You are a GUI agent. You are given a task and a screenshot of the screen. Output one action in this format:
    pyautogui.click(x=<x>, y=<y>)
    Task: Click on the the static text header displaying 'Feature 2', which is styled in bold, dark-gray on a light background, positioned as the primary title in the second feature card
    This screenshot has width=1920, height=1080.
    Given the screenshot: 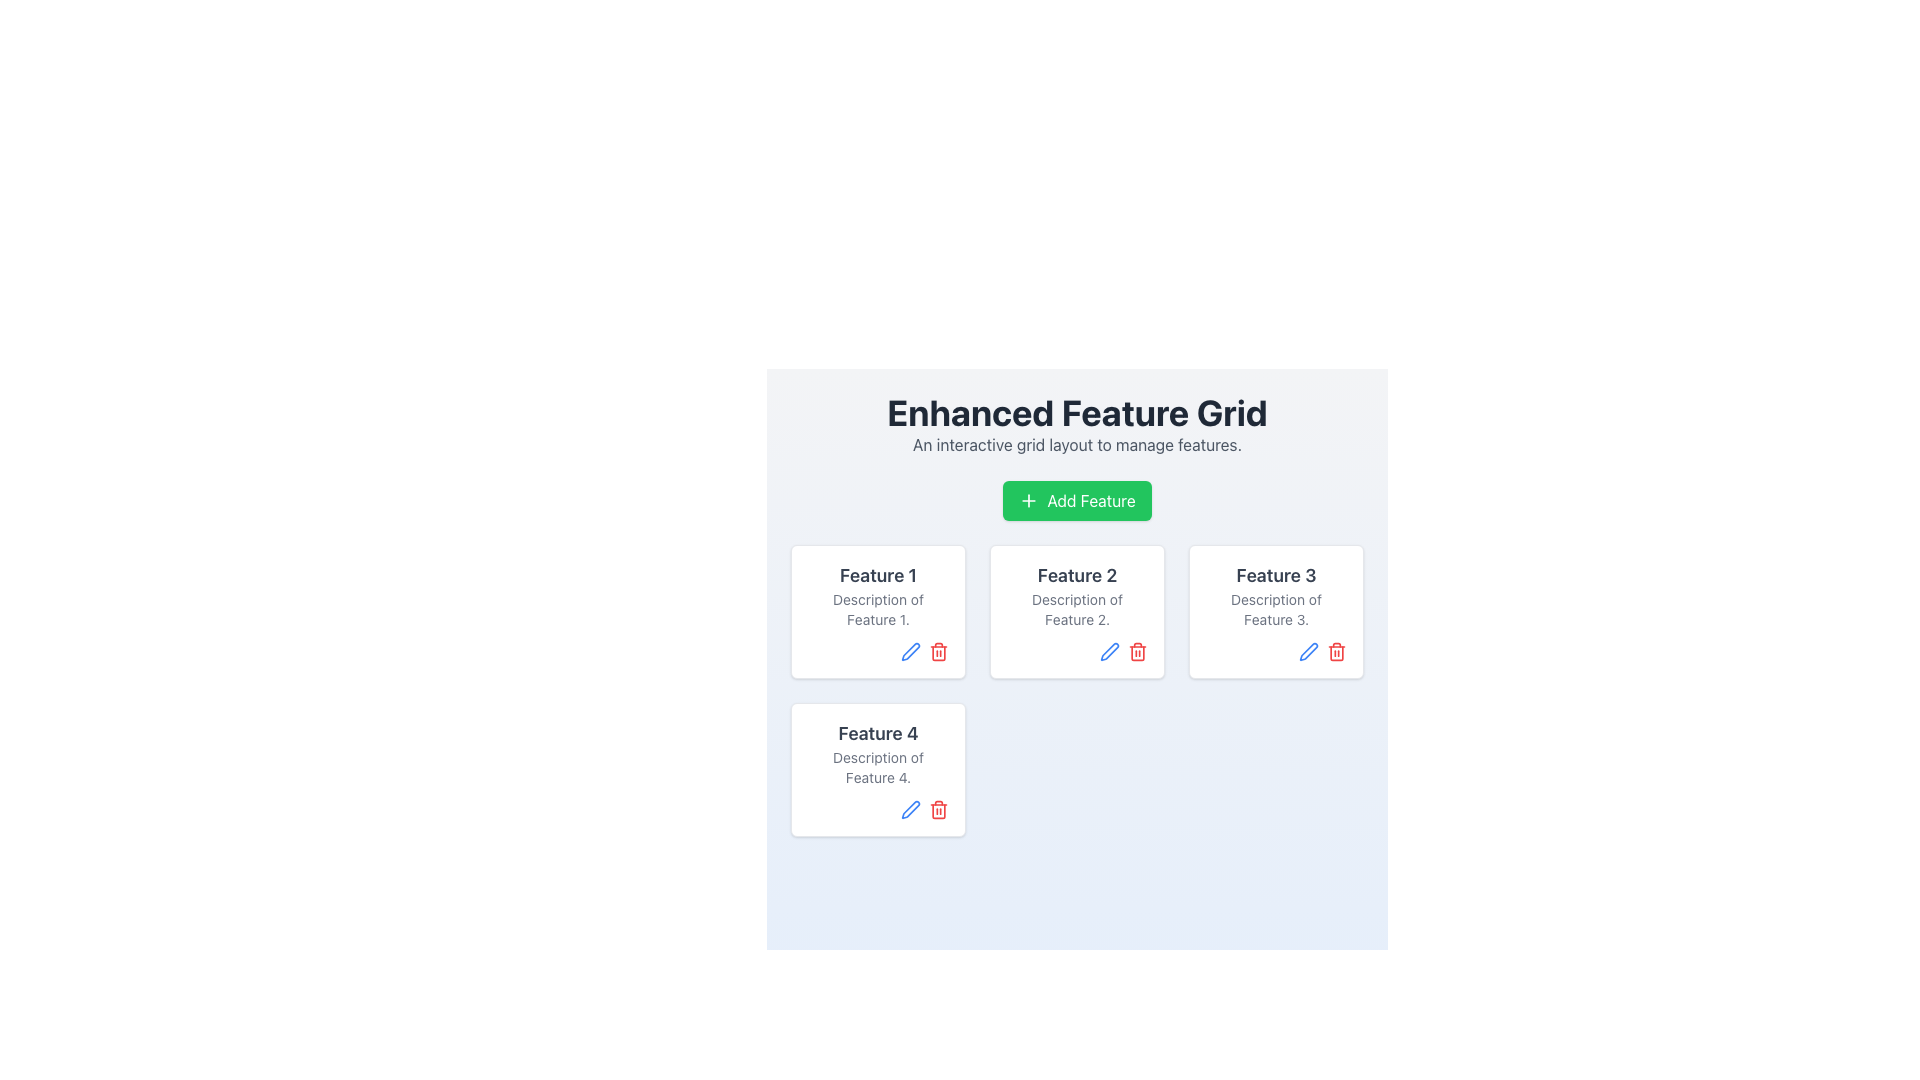 What is the action you would take?
    pyautogui.click(x=1076, y=575)
    